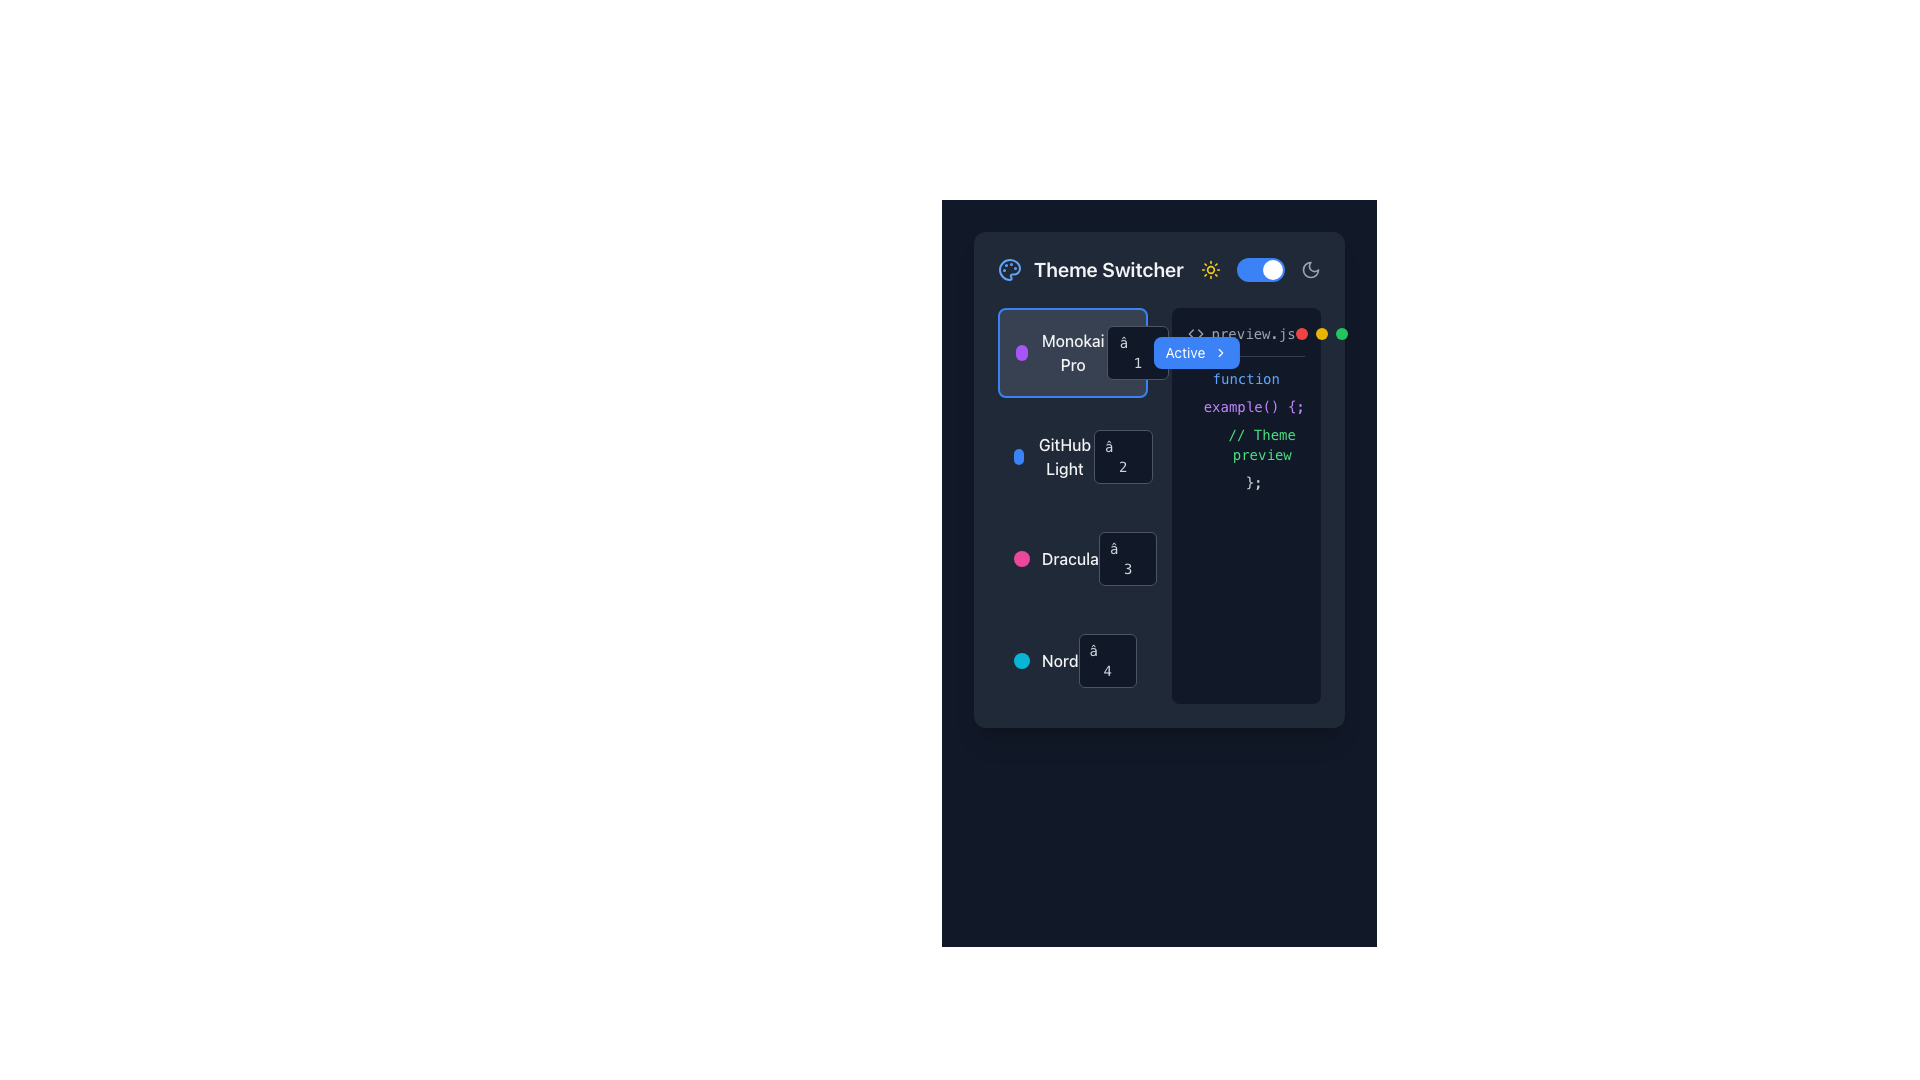 This screenshot has width=1920, height=1080. What do you see at coordinates (1245, 339) in the screenshot?
I see `the static text element displaying 'preview.js' with a decorative code icon on the left and three colored dots on the right` at bounding box center [1245, 339].